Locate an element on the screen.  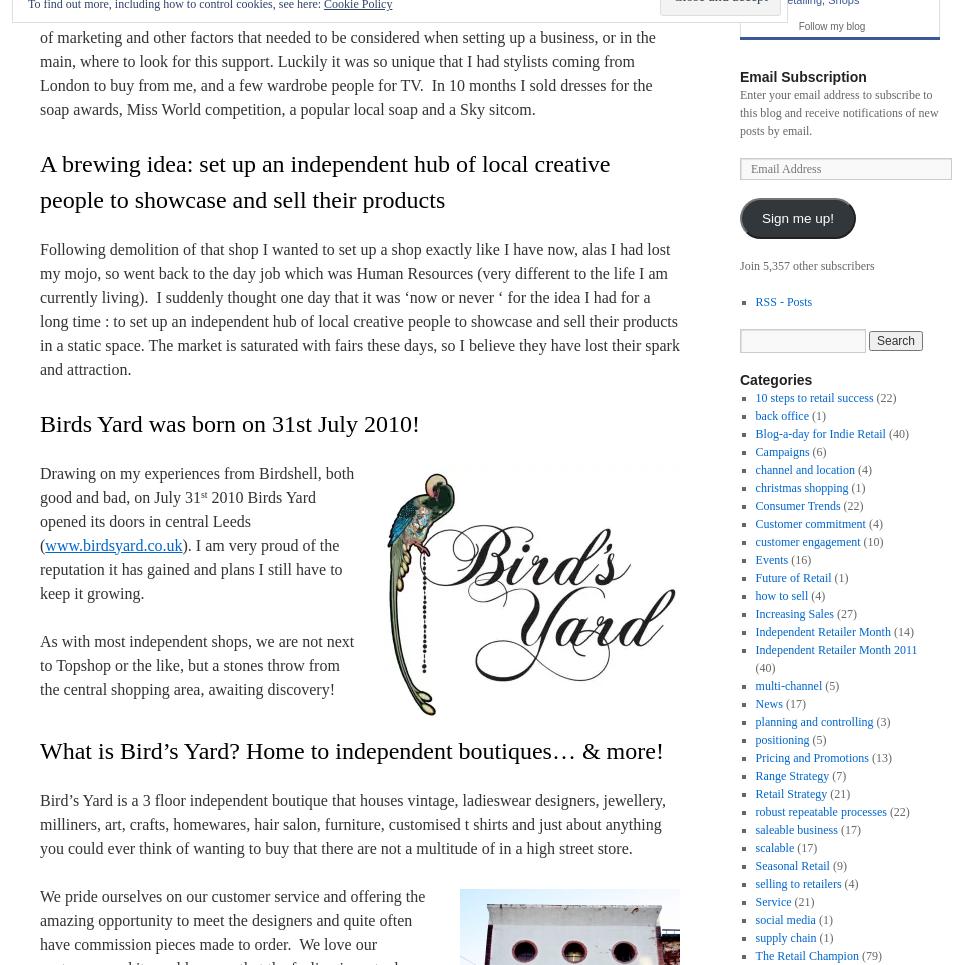
'positioning' is located at coordinates (782, 739).